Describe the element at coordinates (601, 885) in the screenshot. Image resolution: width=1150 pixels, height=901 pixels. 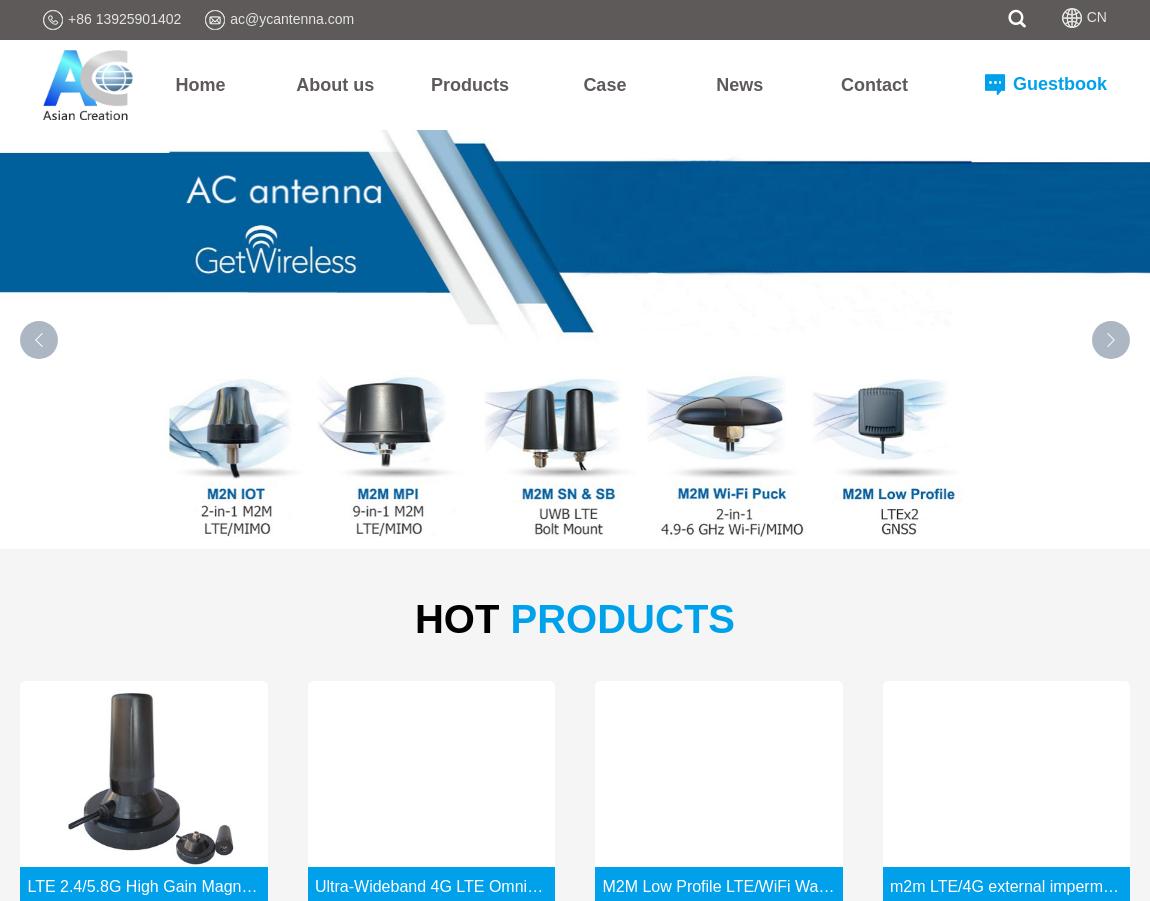
I see `'M2M Low Profile LTE/WiFi Wall Mount Ultra-Wide Band Antenna'` at that location.